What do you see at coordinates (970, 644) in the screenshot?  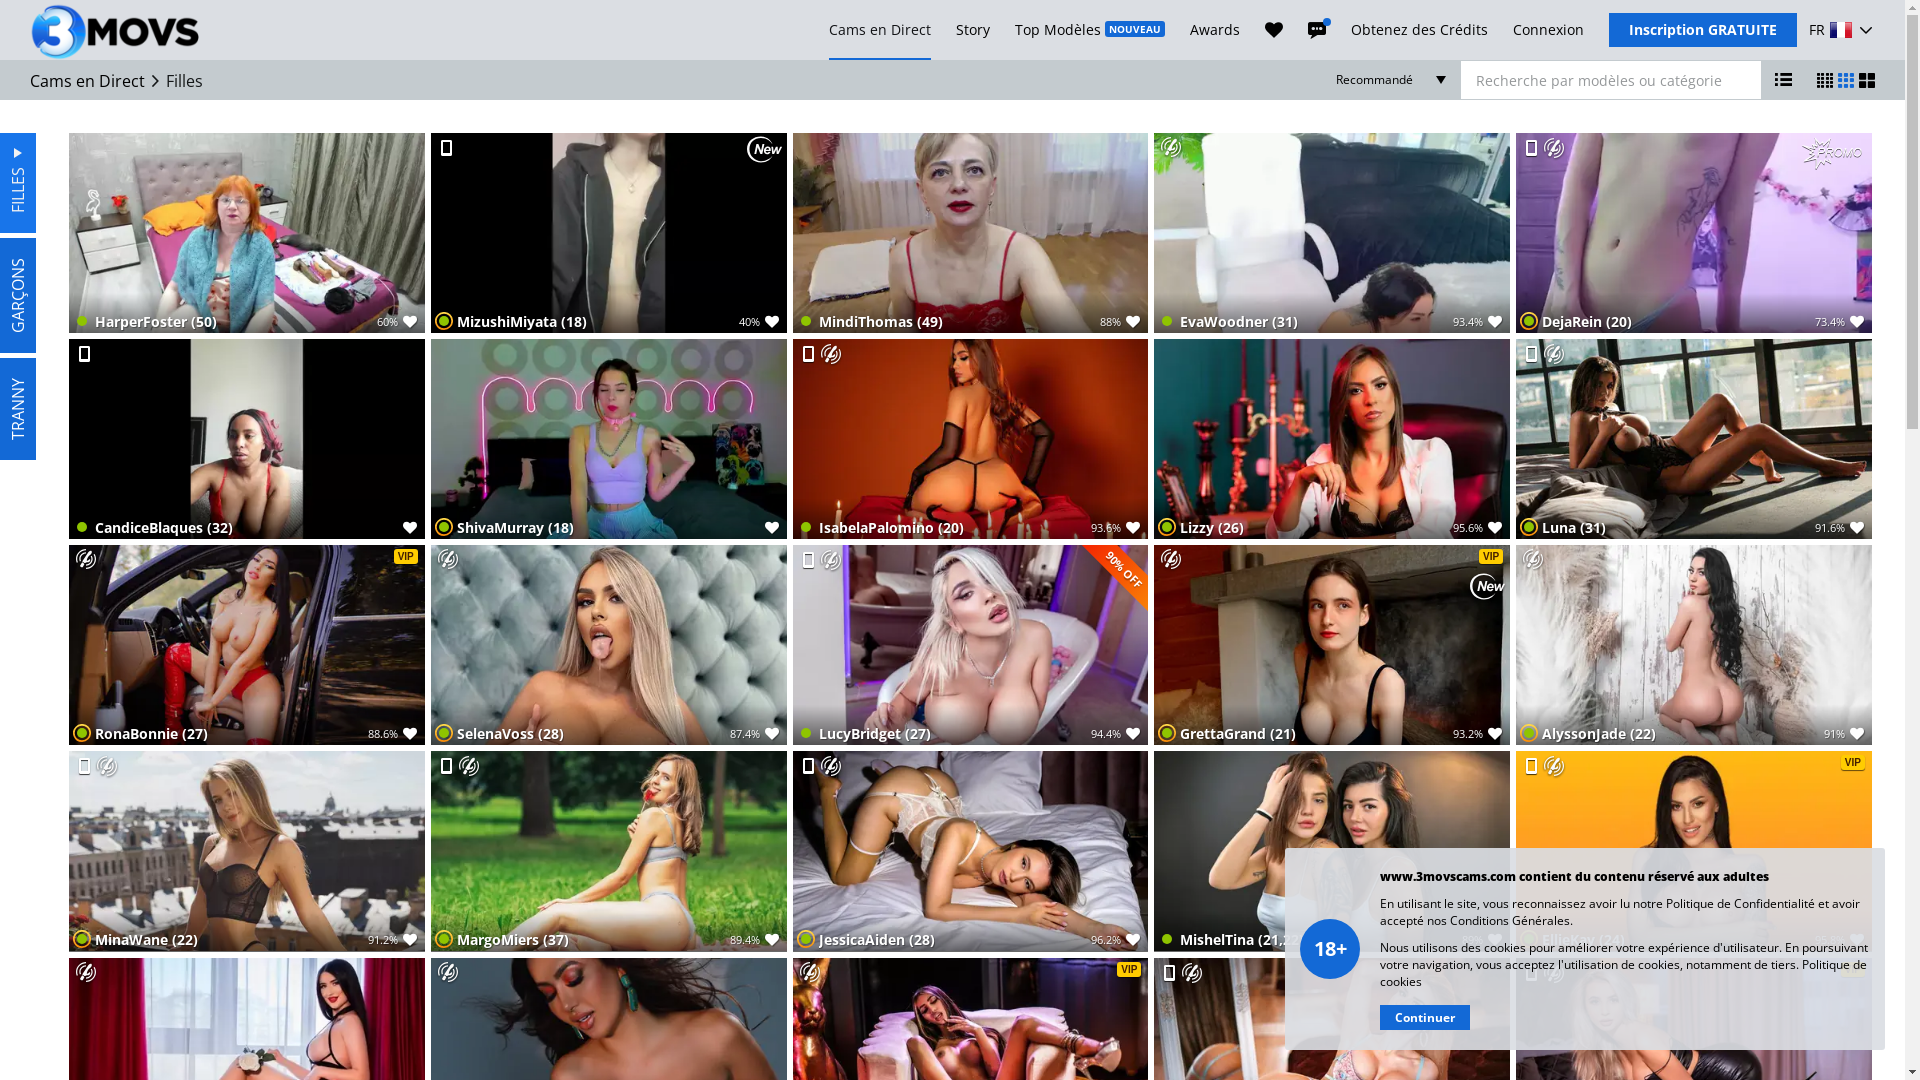 I see `'LucyBridget (27)` at bounding box center [970, 644].